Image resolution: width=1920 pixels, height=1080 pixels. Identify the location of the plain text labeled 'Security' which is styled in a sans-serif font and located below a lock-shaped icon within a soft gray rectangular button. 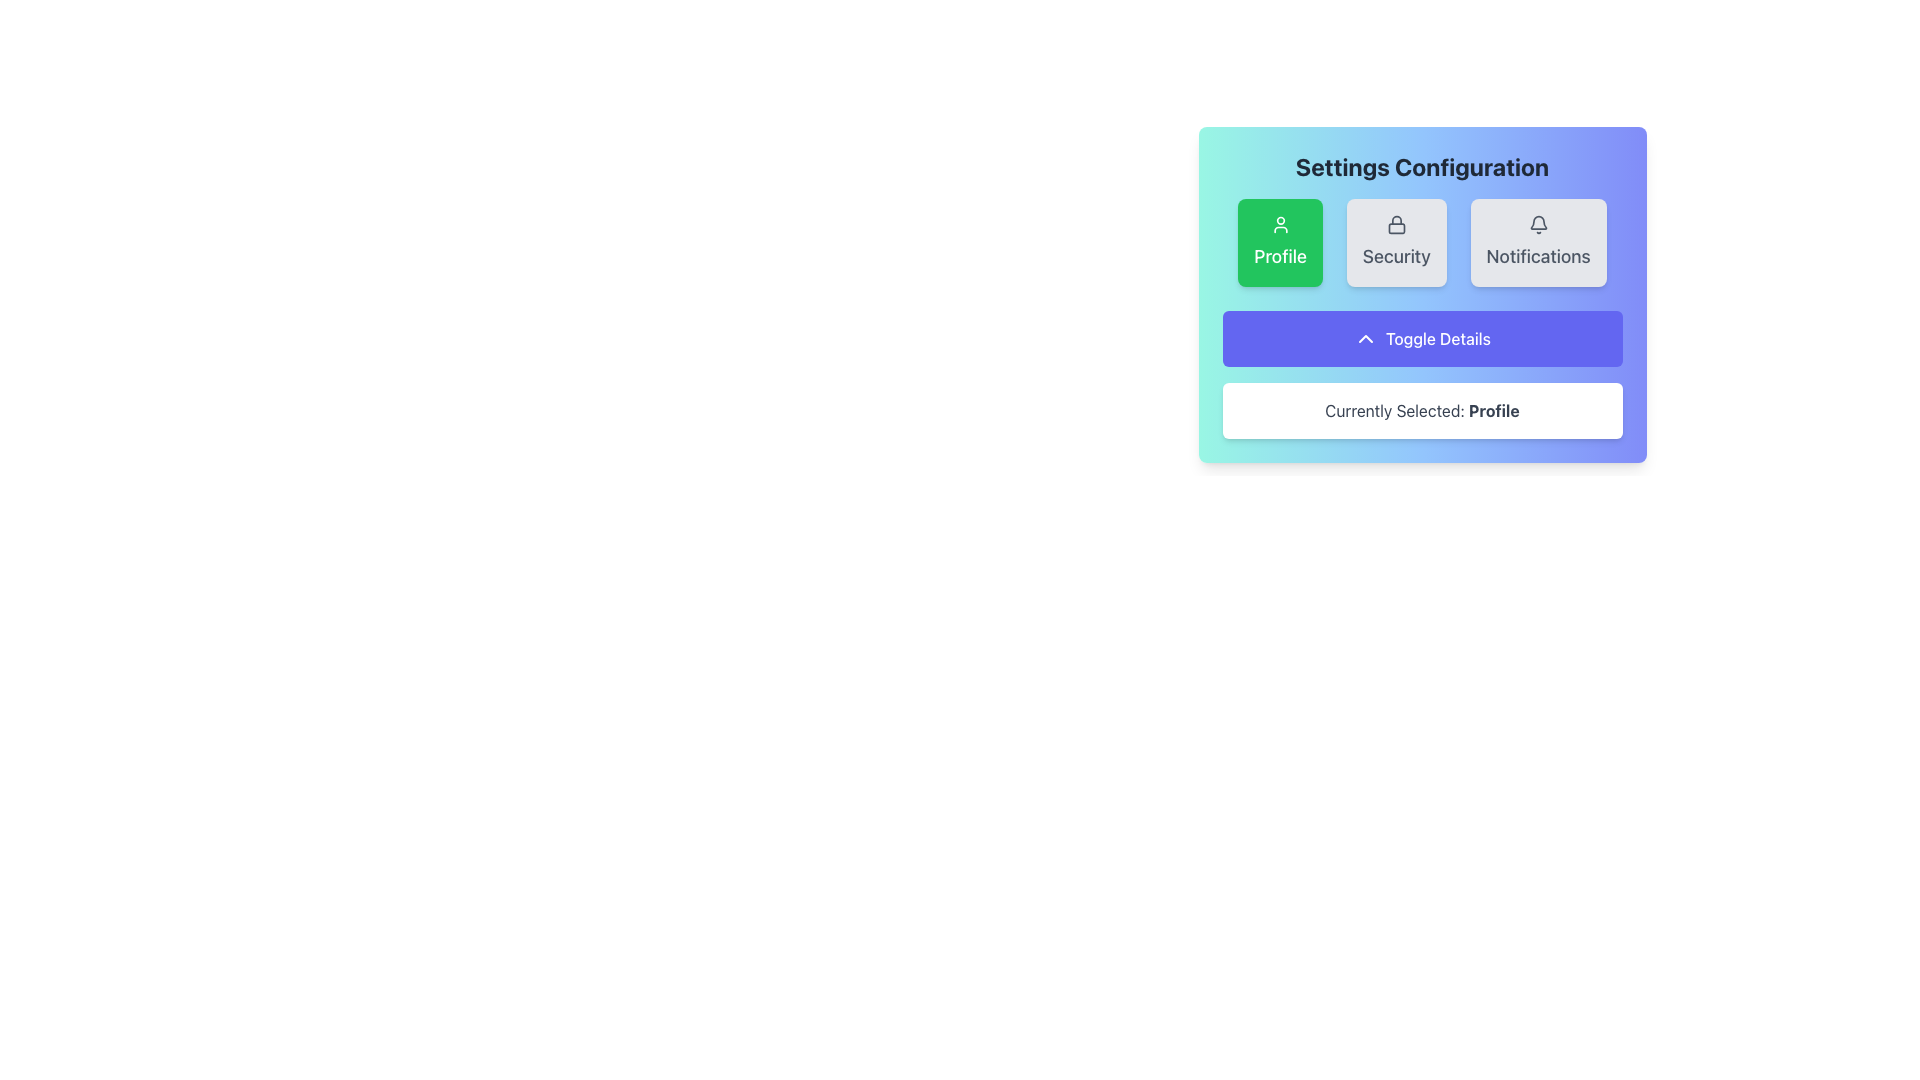
(1395, 256).